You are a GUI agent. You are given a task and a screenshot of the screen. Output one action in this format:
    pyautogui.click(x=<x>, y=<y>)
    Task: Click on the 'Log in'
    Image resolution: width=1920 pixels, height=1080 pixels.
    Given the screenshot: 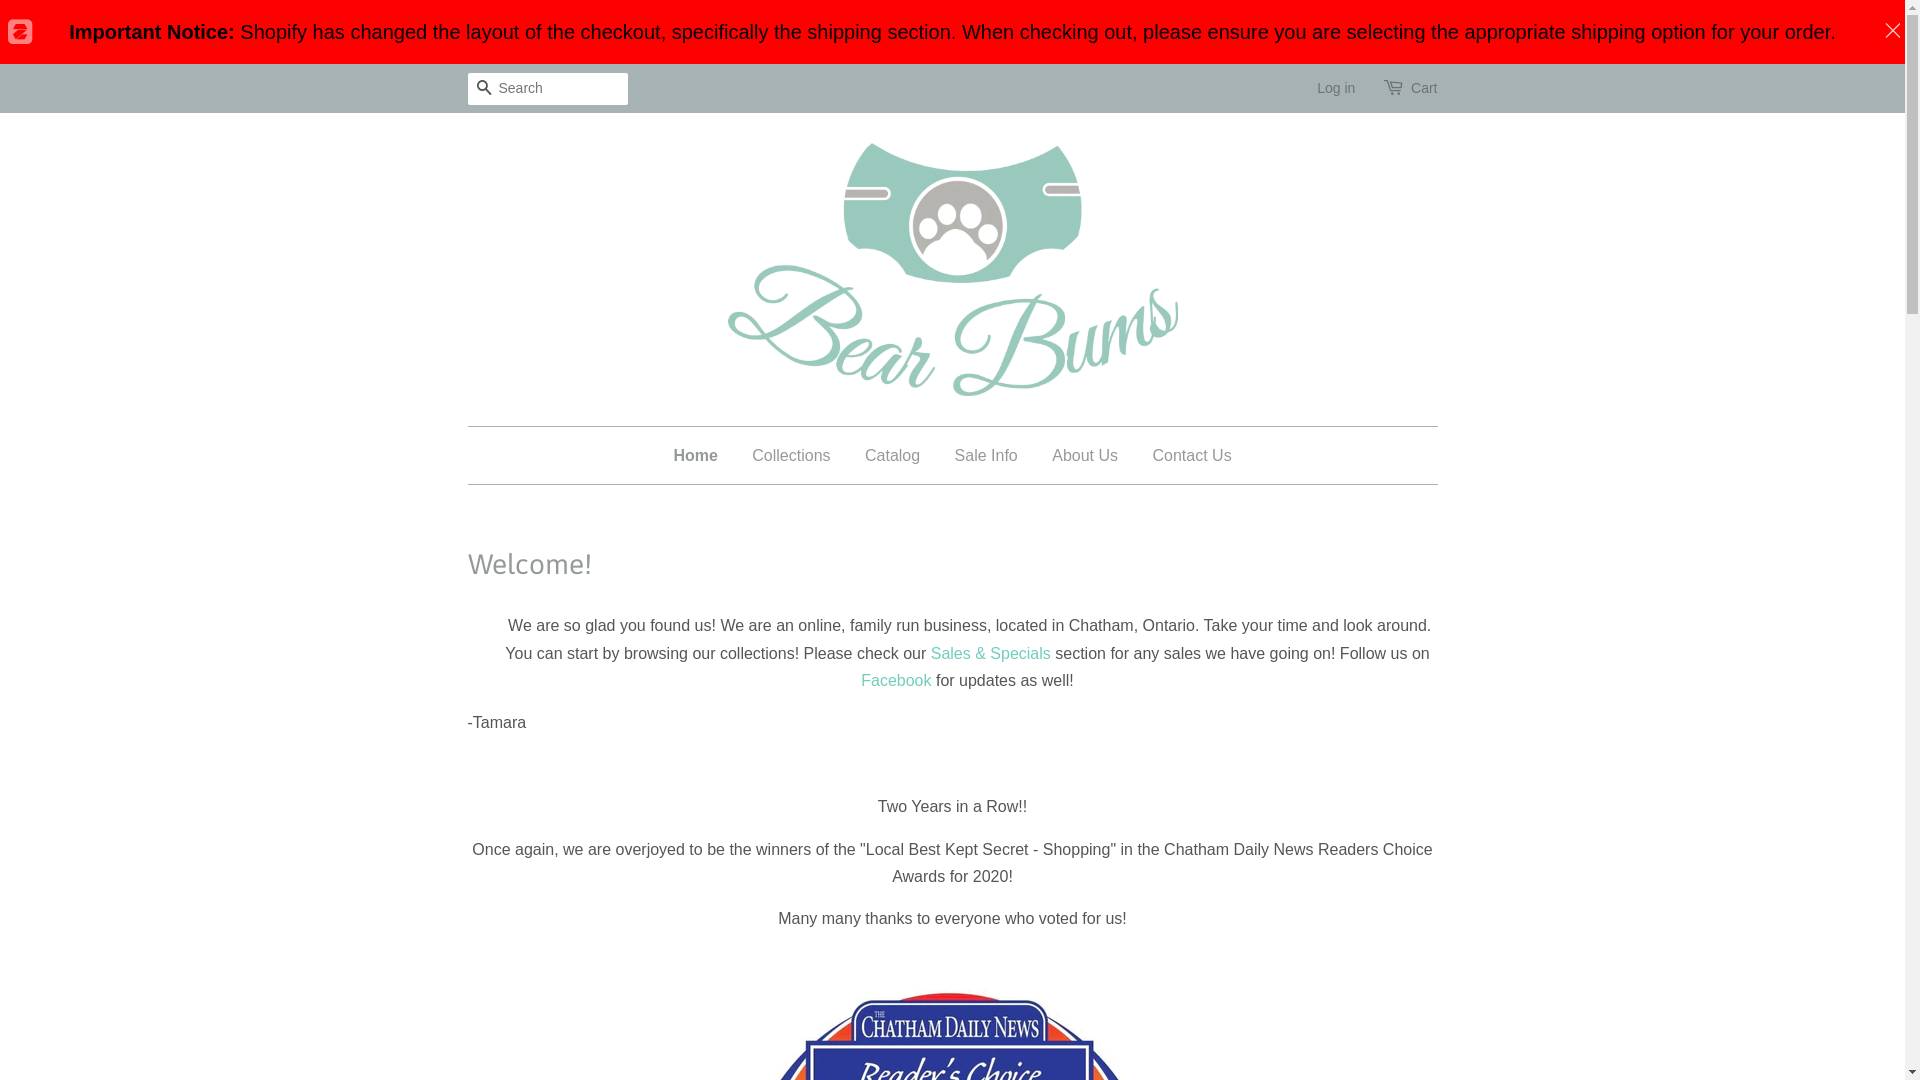 What is the action you would take?
    pyautogui.click(x=1335, y=87)
    